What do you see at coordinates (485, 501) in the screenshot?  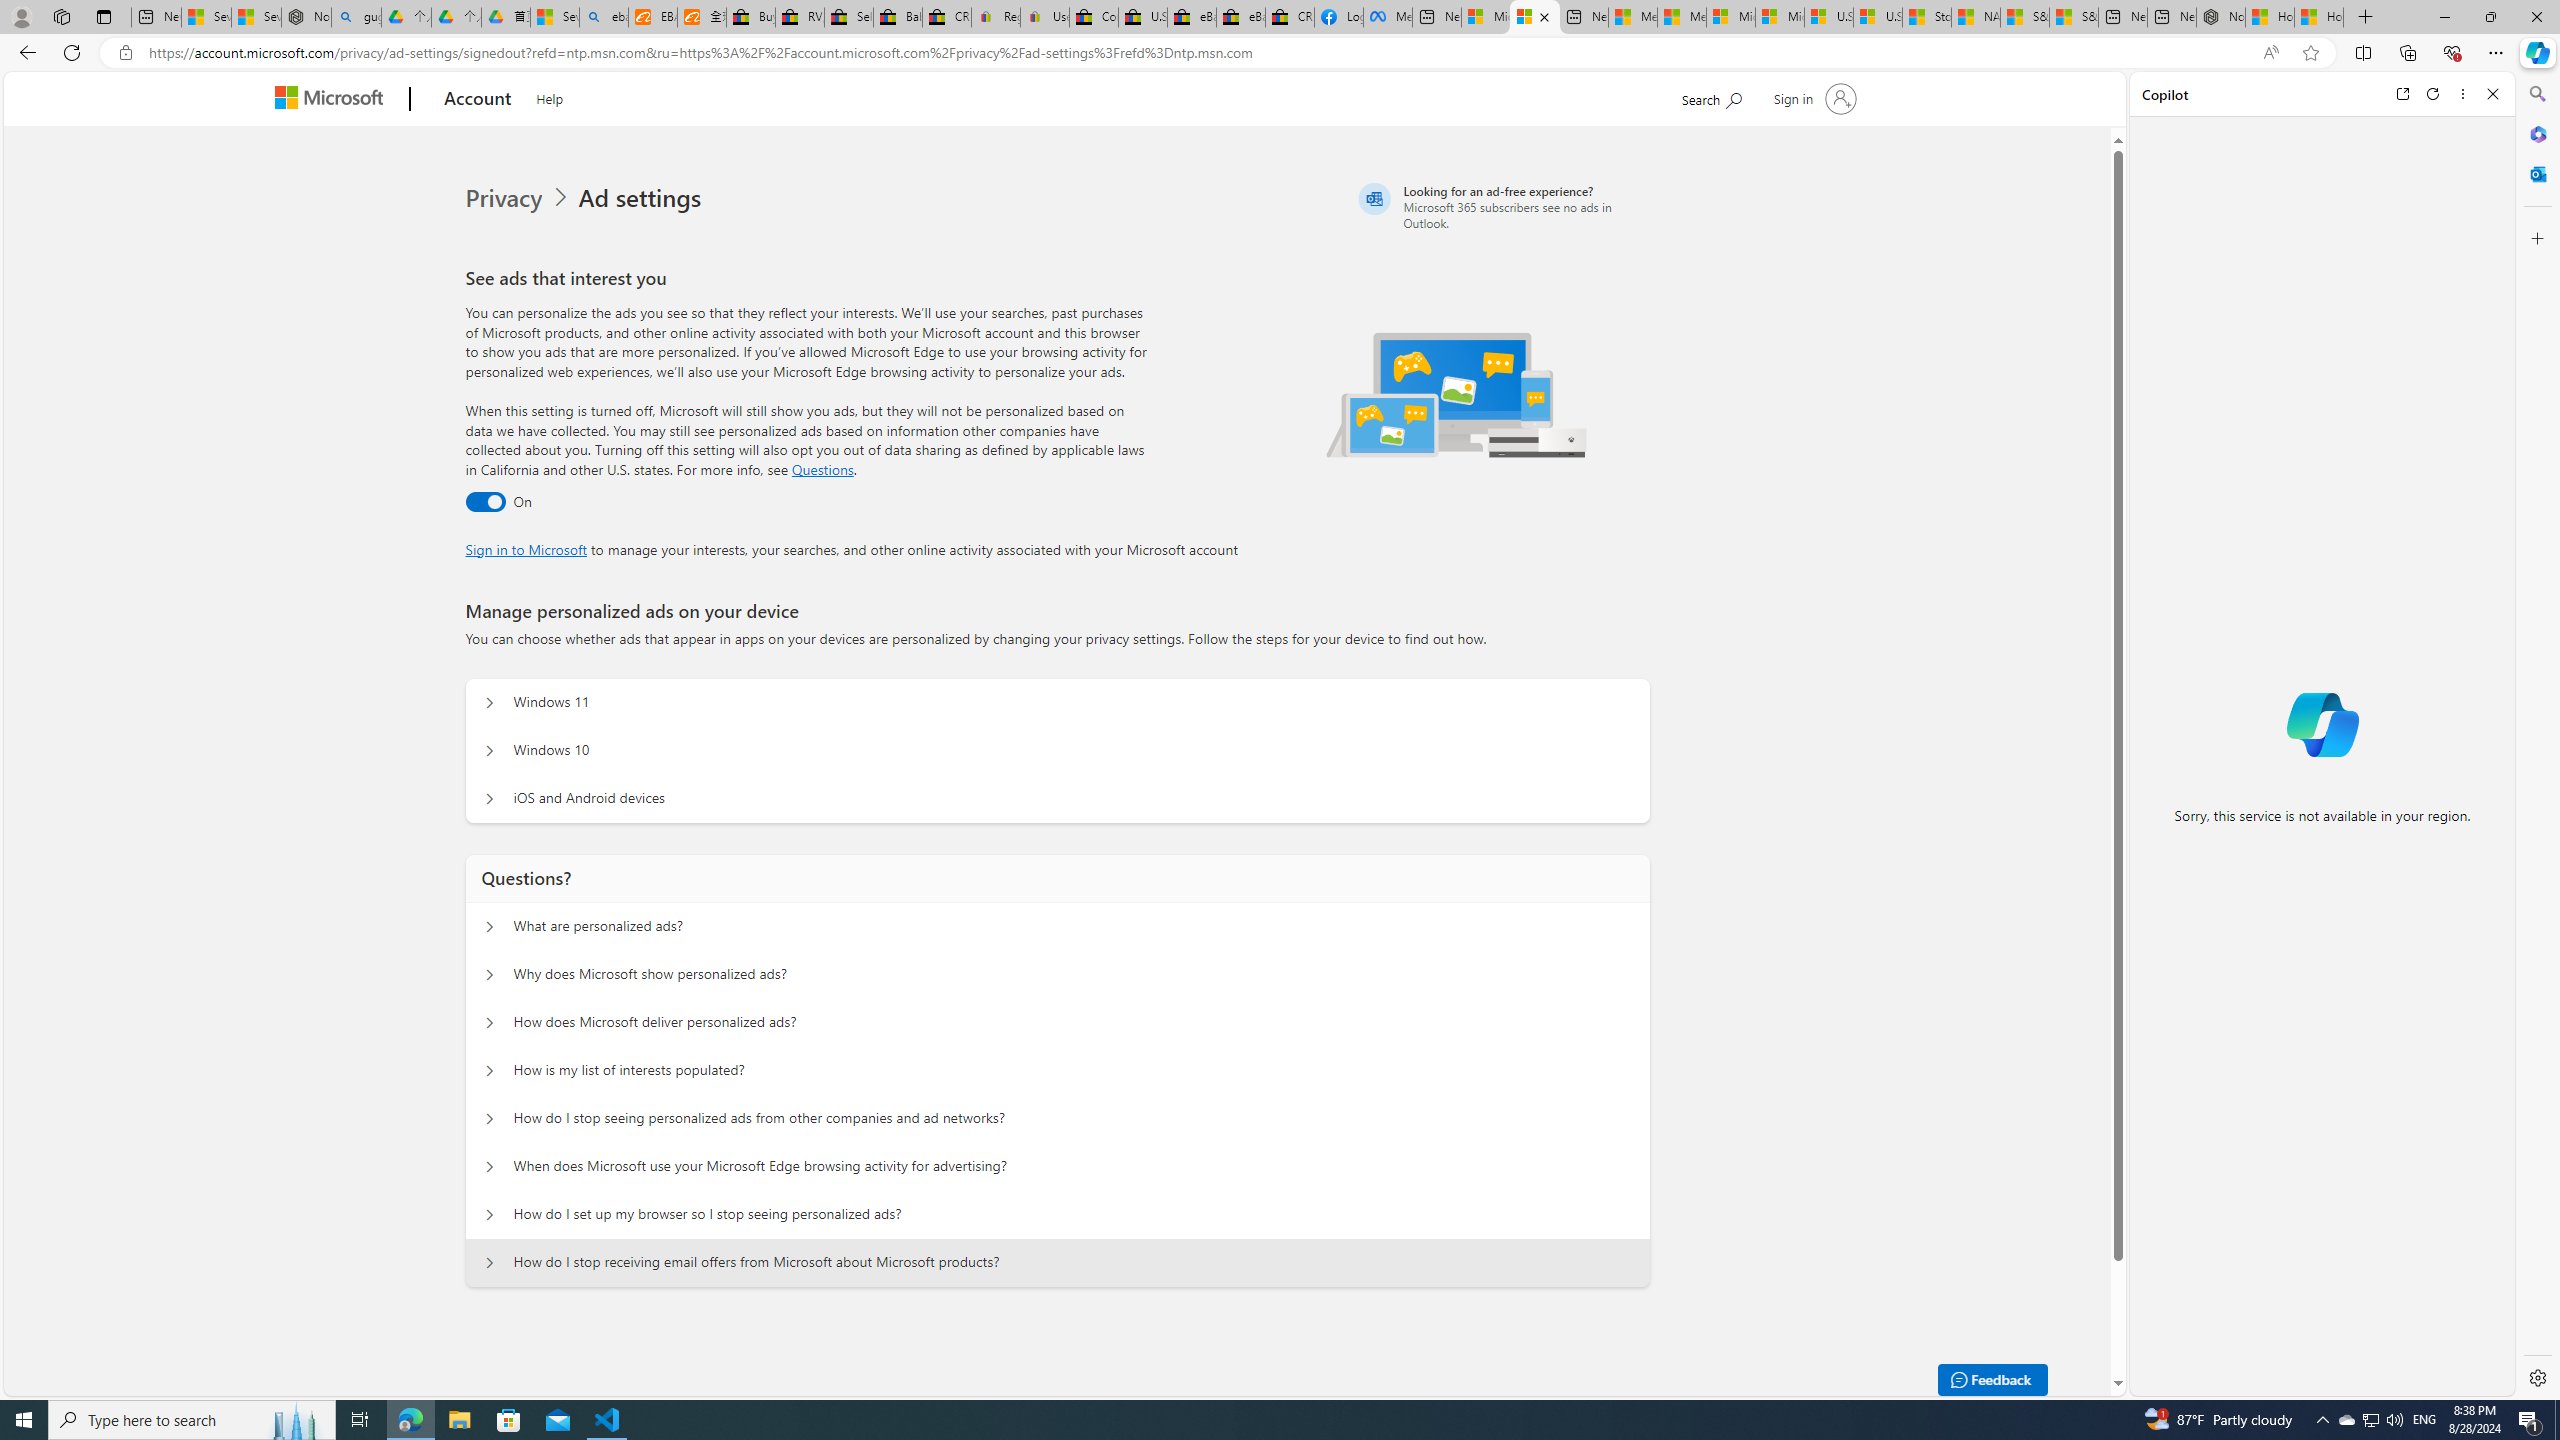 I see `'Ad settings toggle'` at bounding box center [485, 501].